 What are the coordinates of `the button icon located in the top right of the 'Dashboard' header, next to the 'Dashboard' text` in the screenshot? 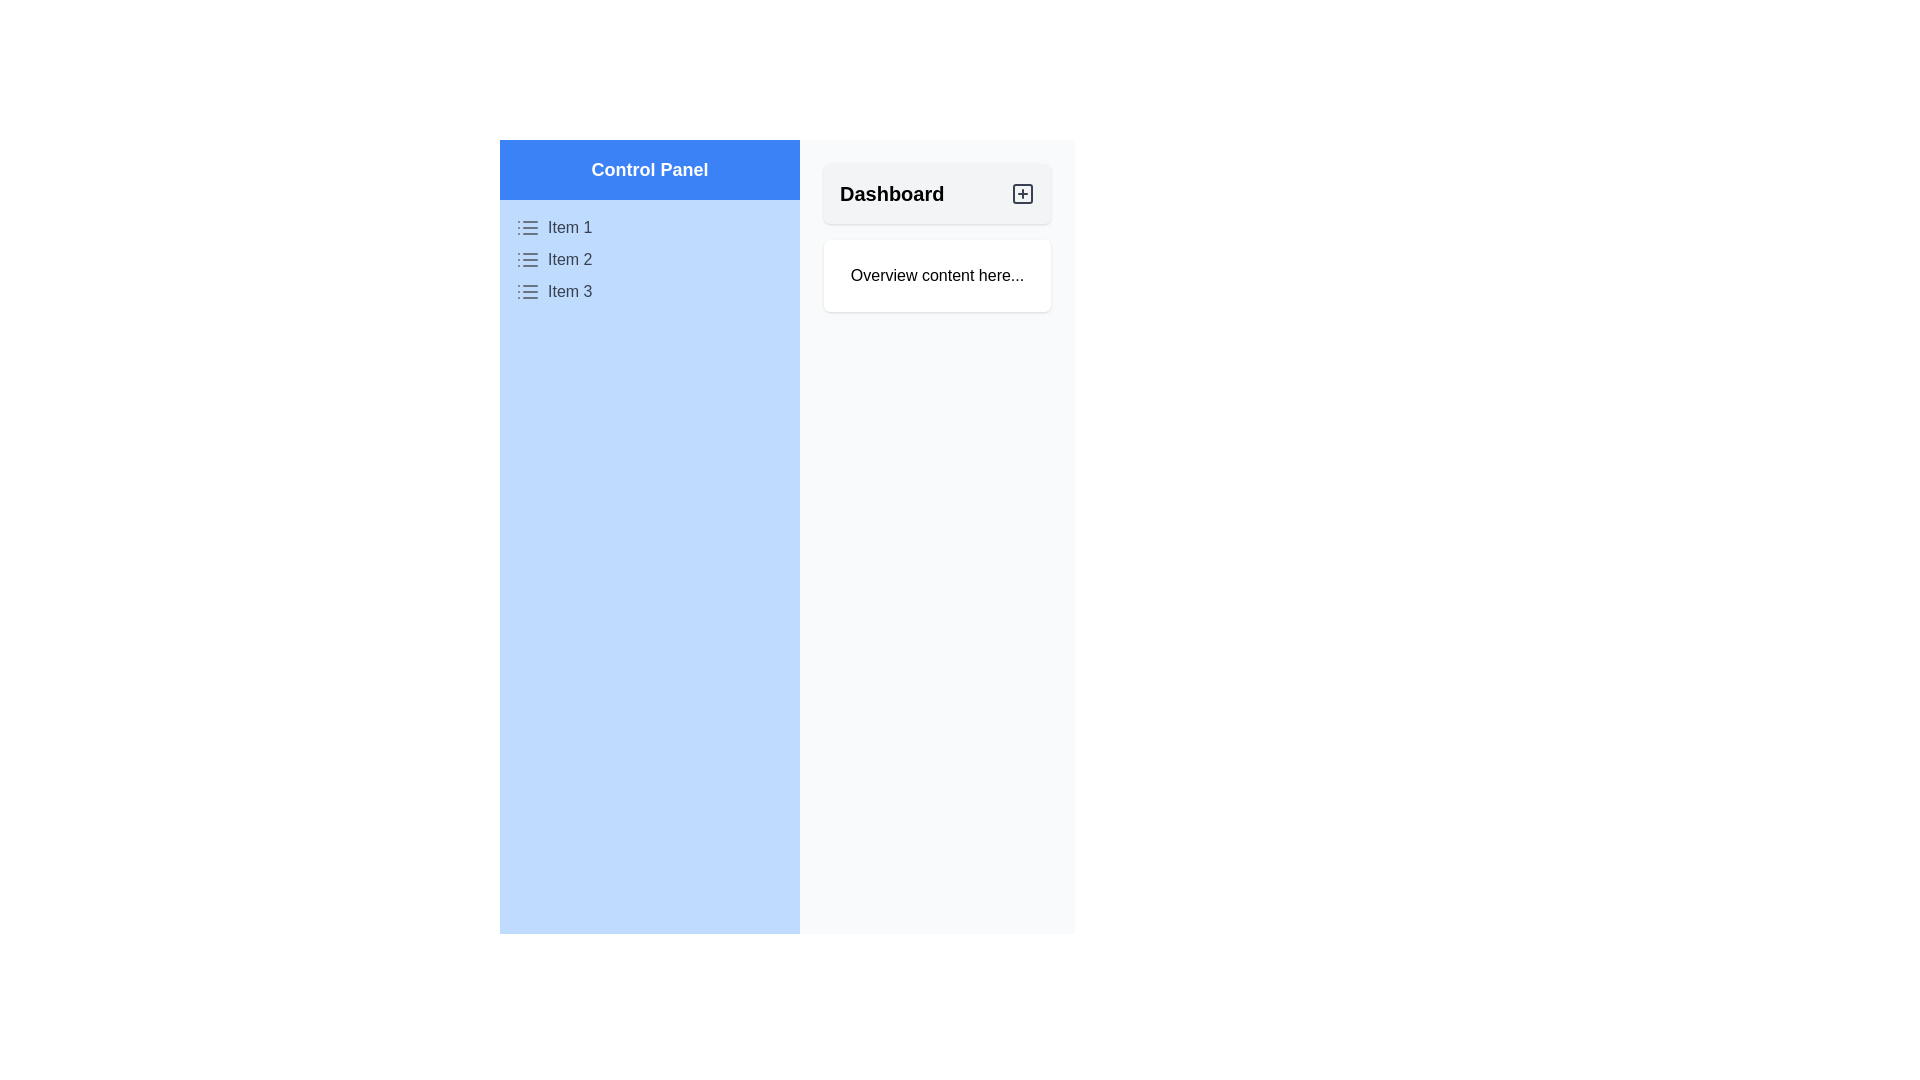 It's located at (1022, 193).